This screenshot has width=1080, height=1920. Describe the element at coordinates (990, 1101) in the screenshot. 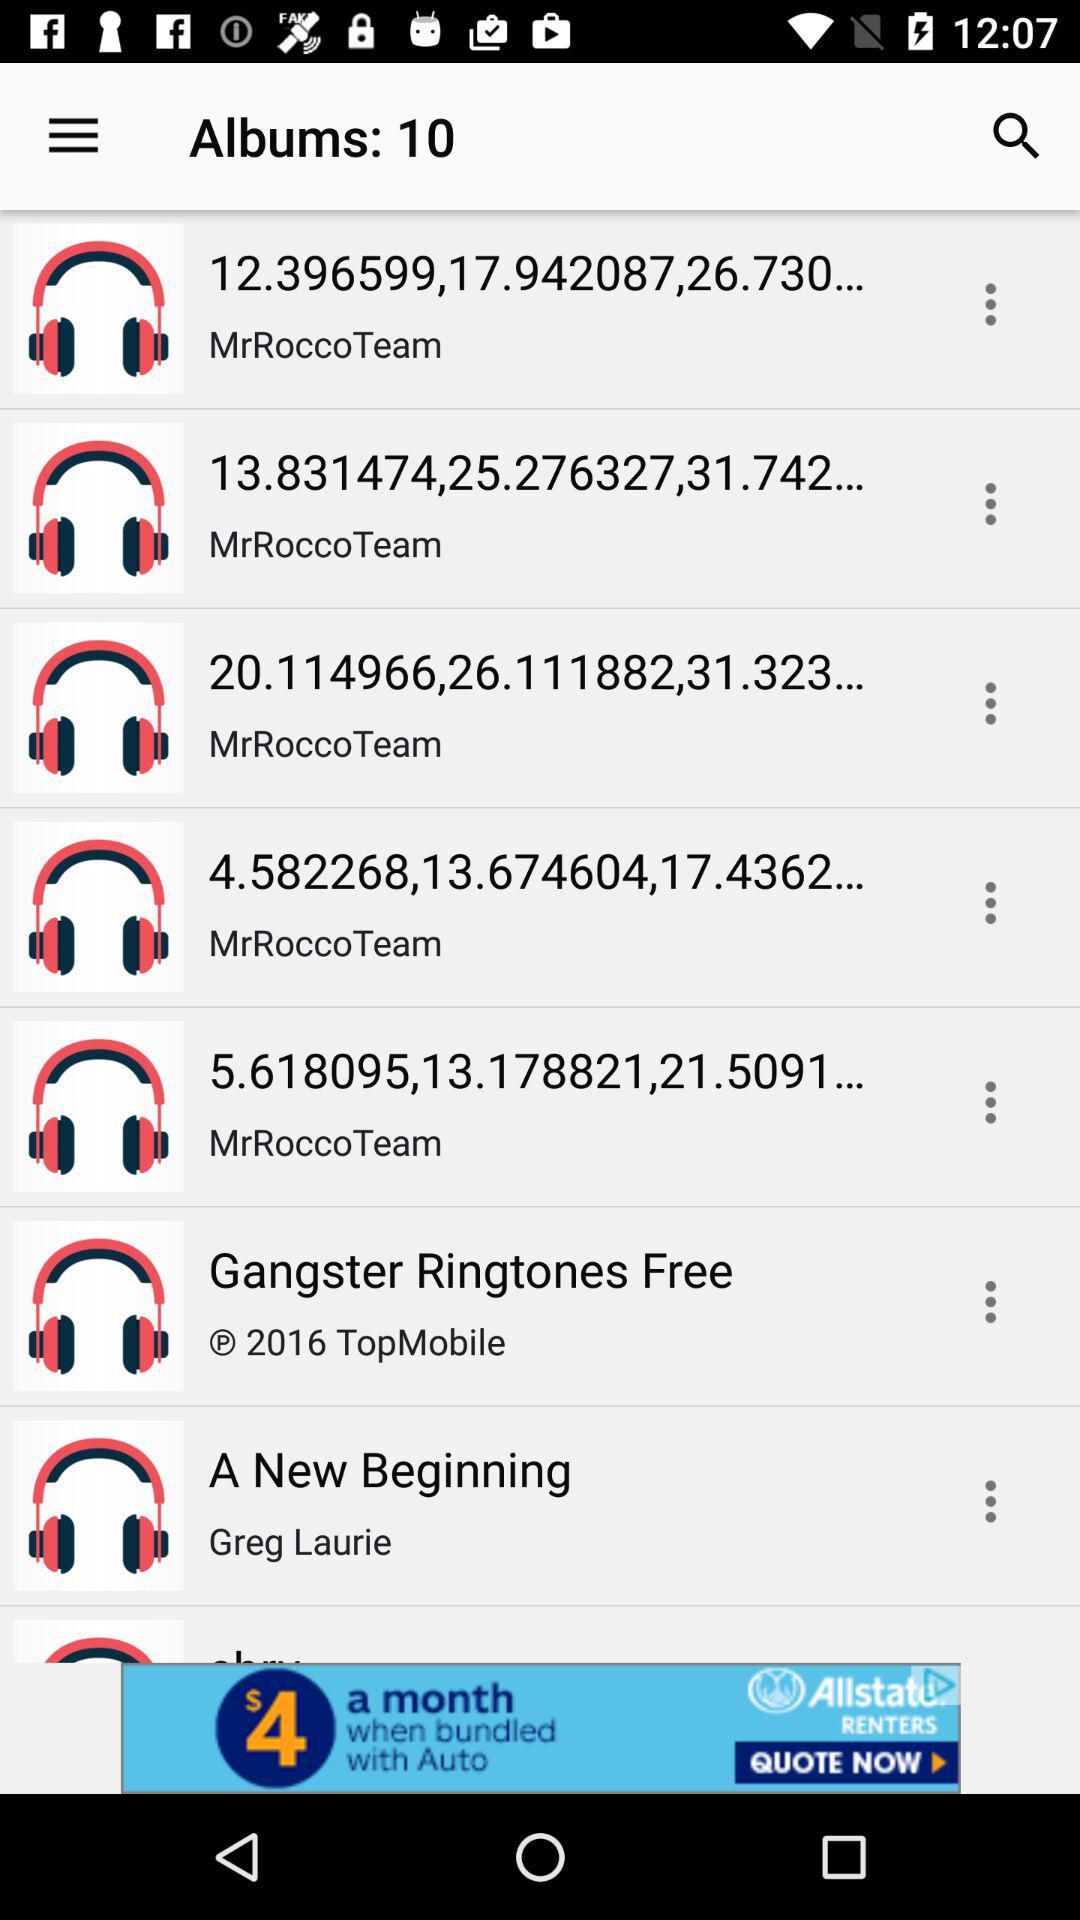

I see `open a list of actions to do to the track` at that location.